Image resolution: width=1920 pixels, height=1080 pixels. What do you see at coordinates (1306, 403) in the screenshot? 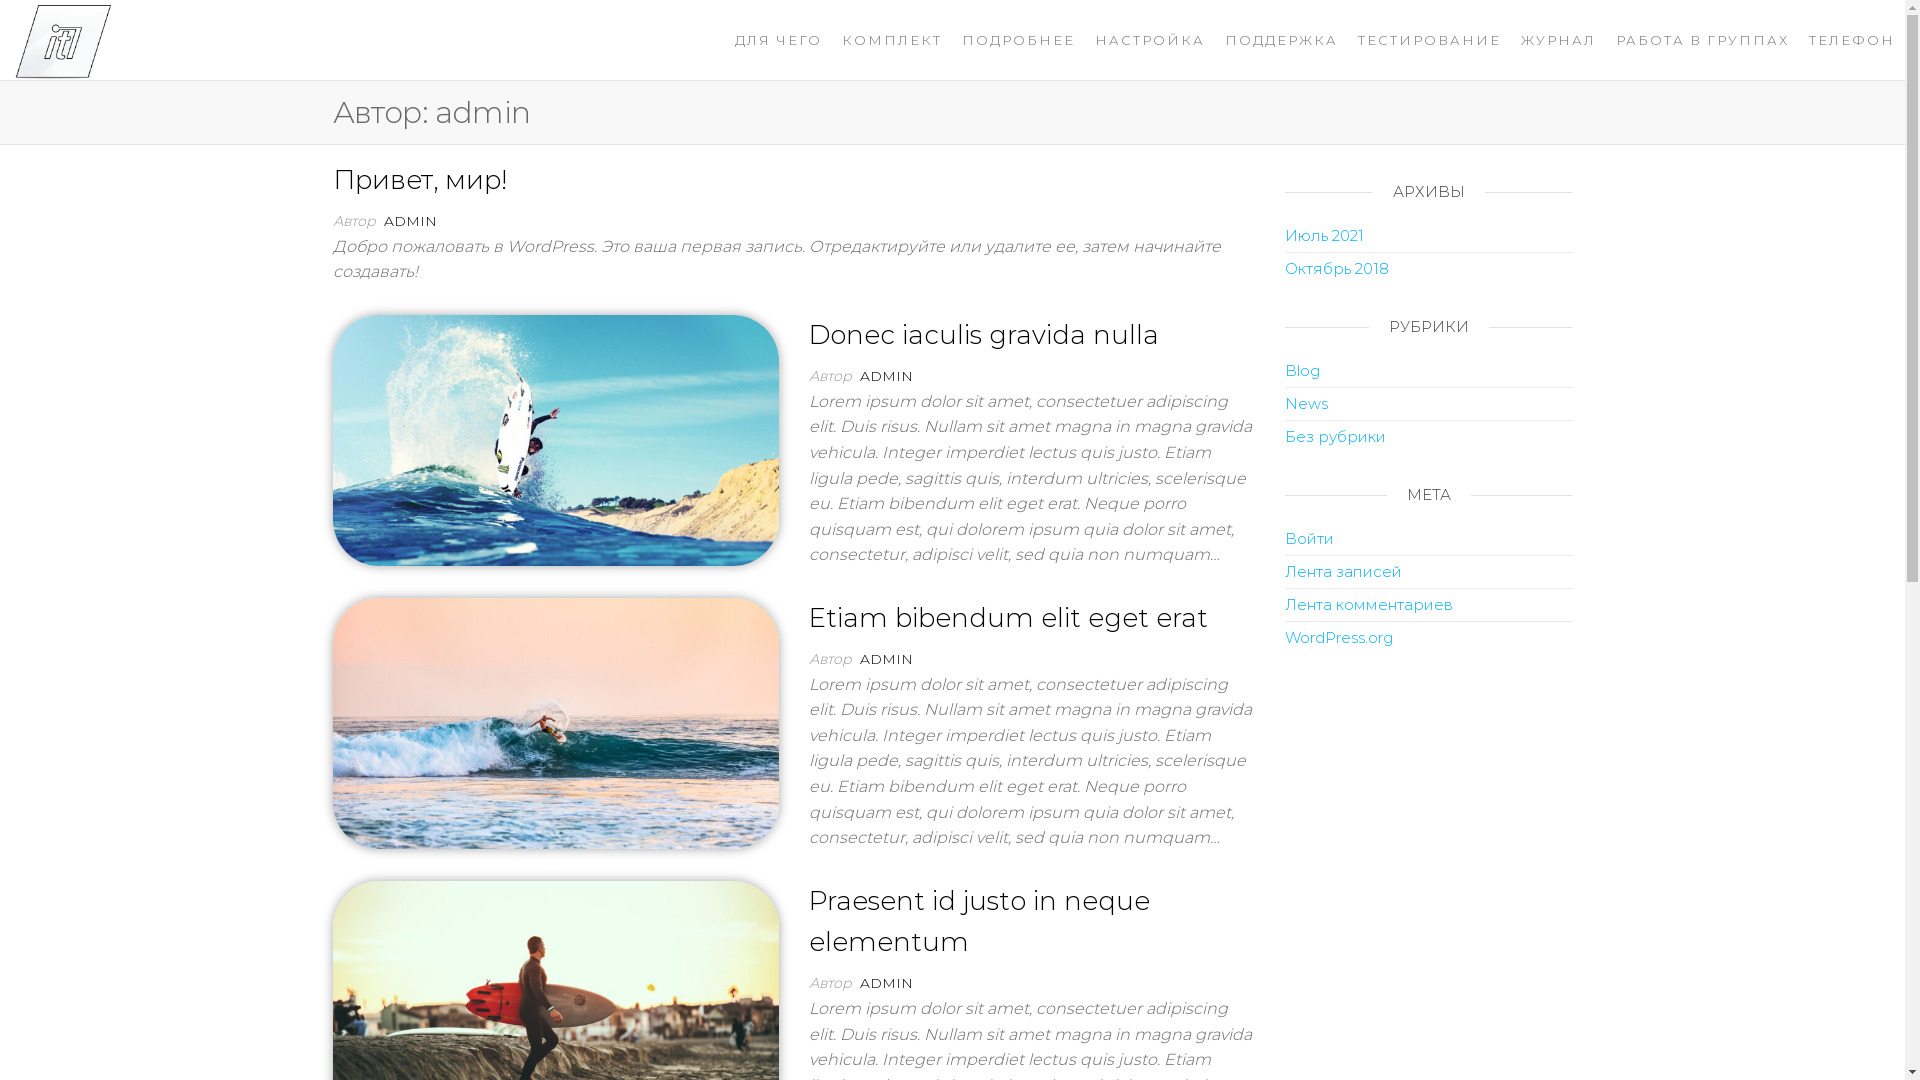
I see `'News'` at bounding box center [1306, 403].